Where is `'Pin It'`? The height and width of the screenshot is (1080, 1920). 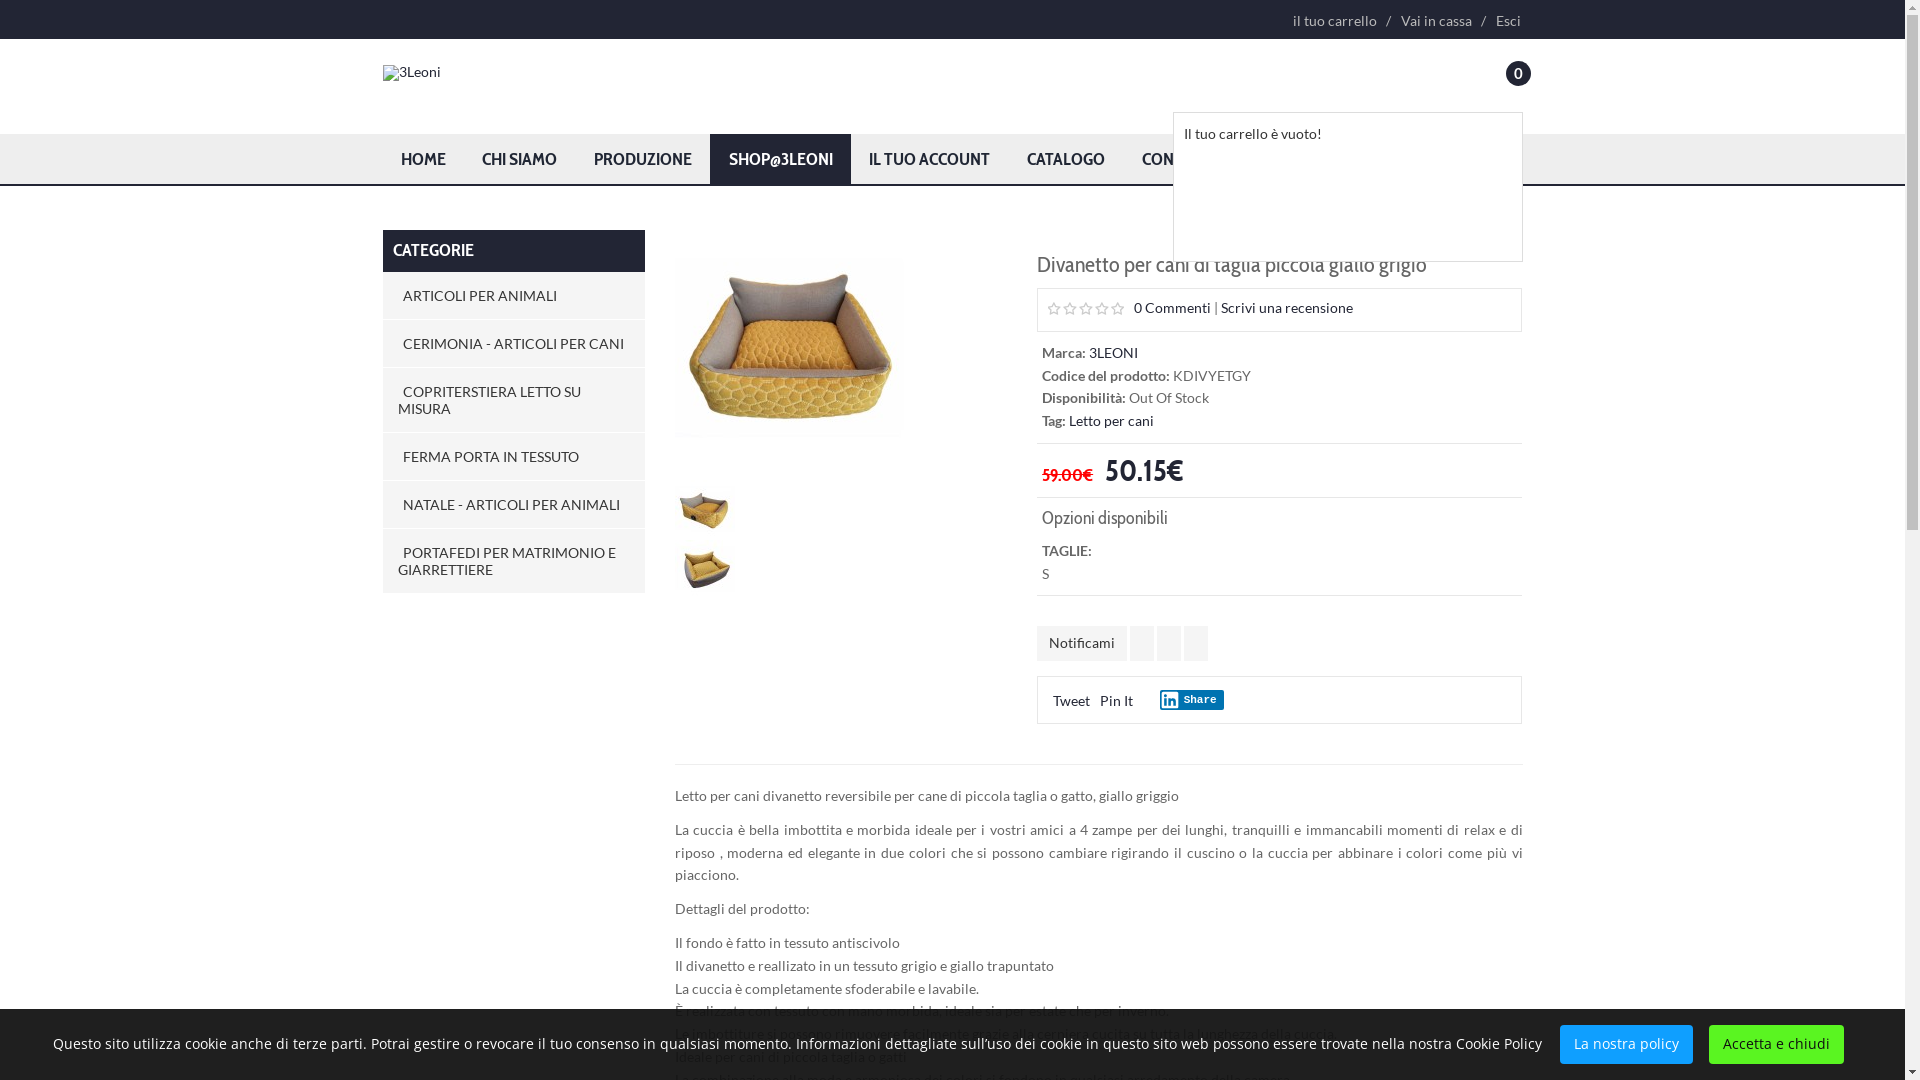 'Pin It' is located at coordinates (1115, 699).